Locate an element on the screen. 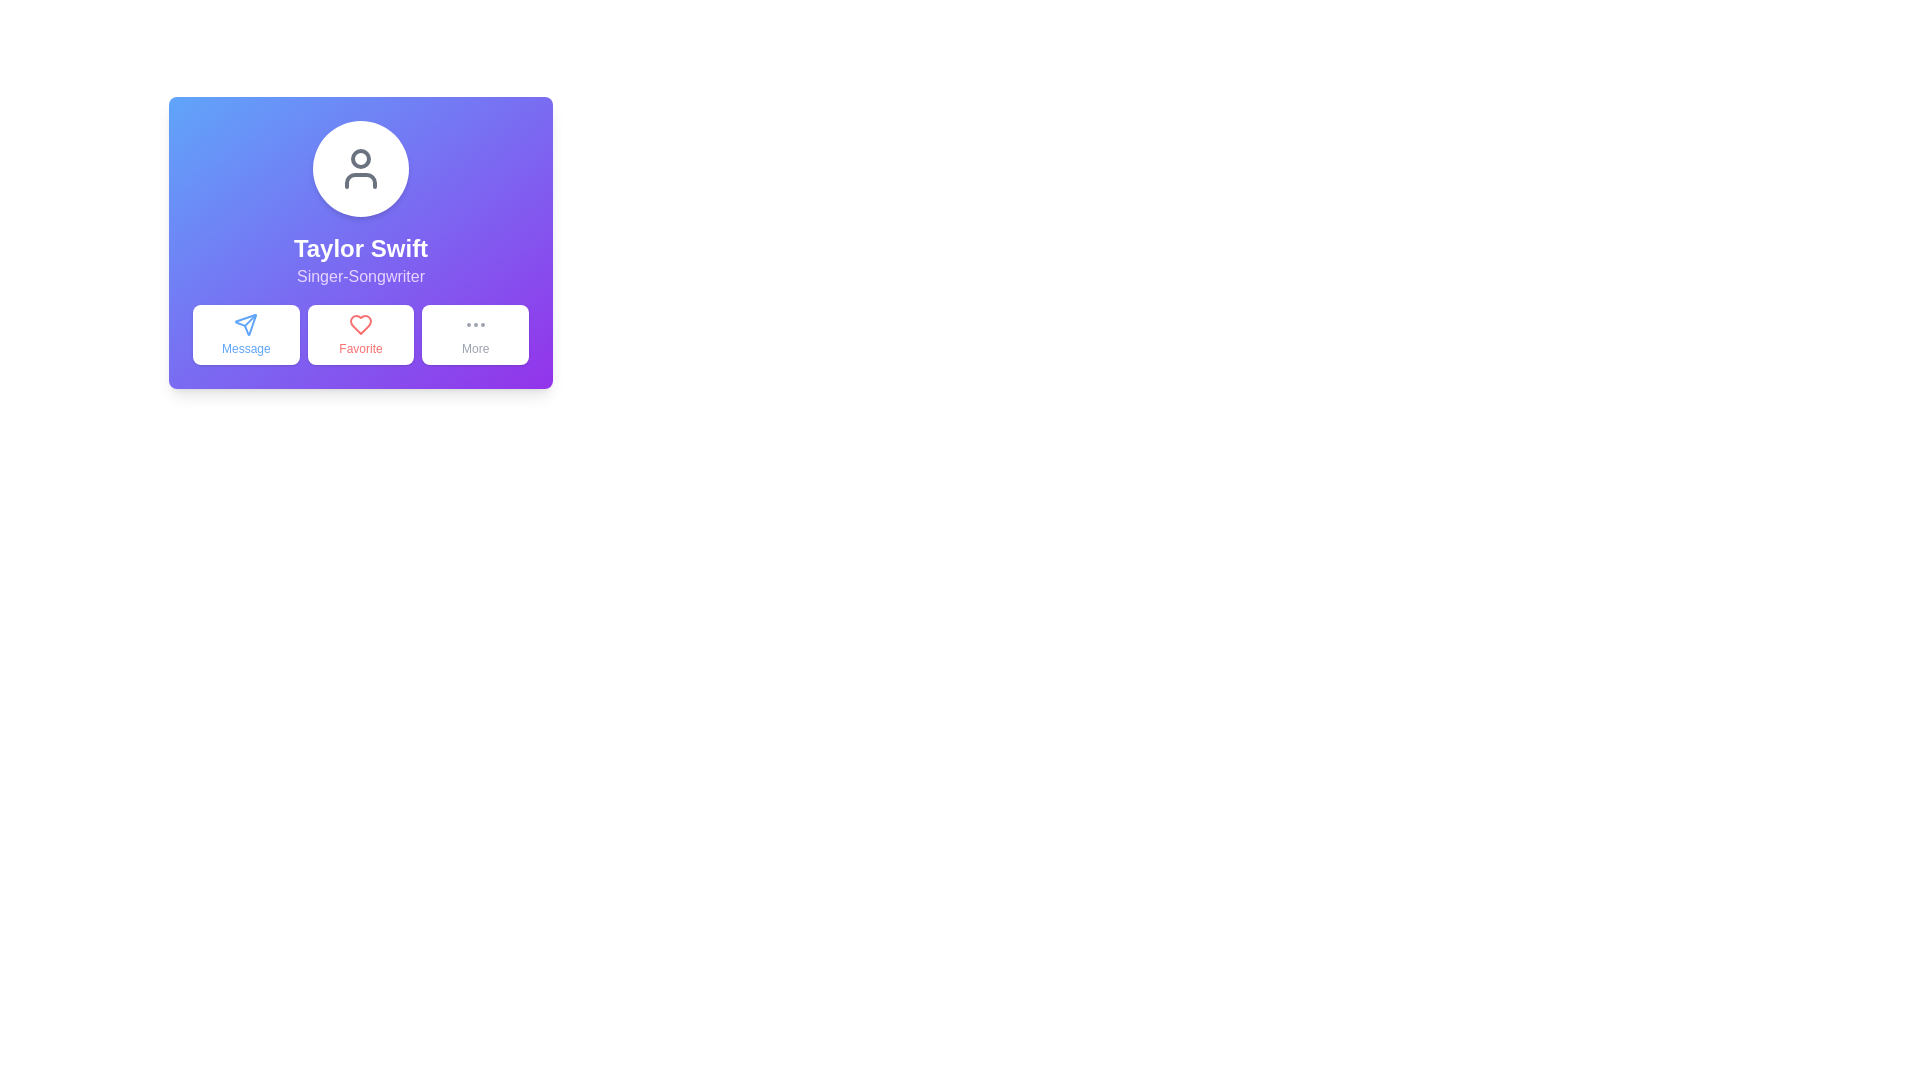  the 'Favorite' button located at the bottom section of the card-like component, which is the middle button in a set of three horizontally arranged buttons is located at coordinates (360, 334).